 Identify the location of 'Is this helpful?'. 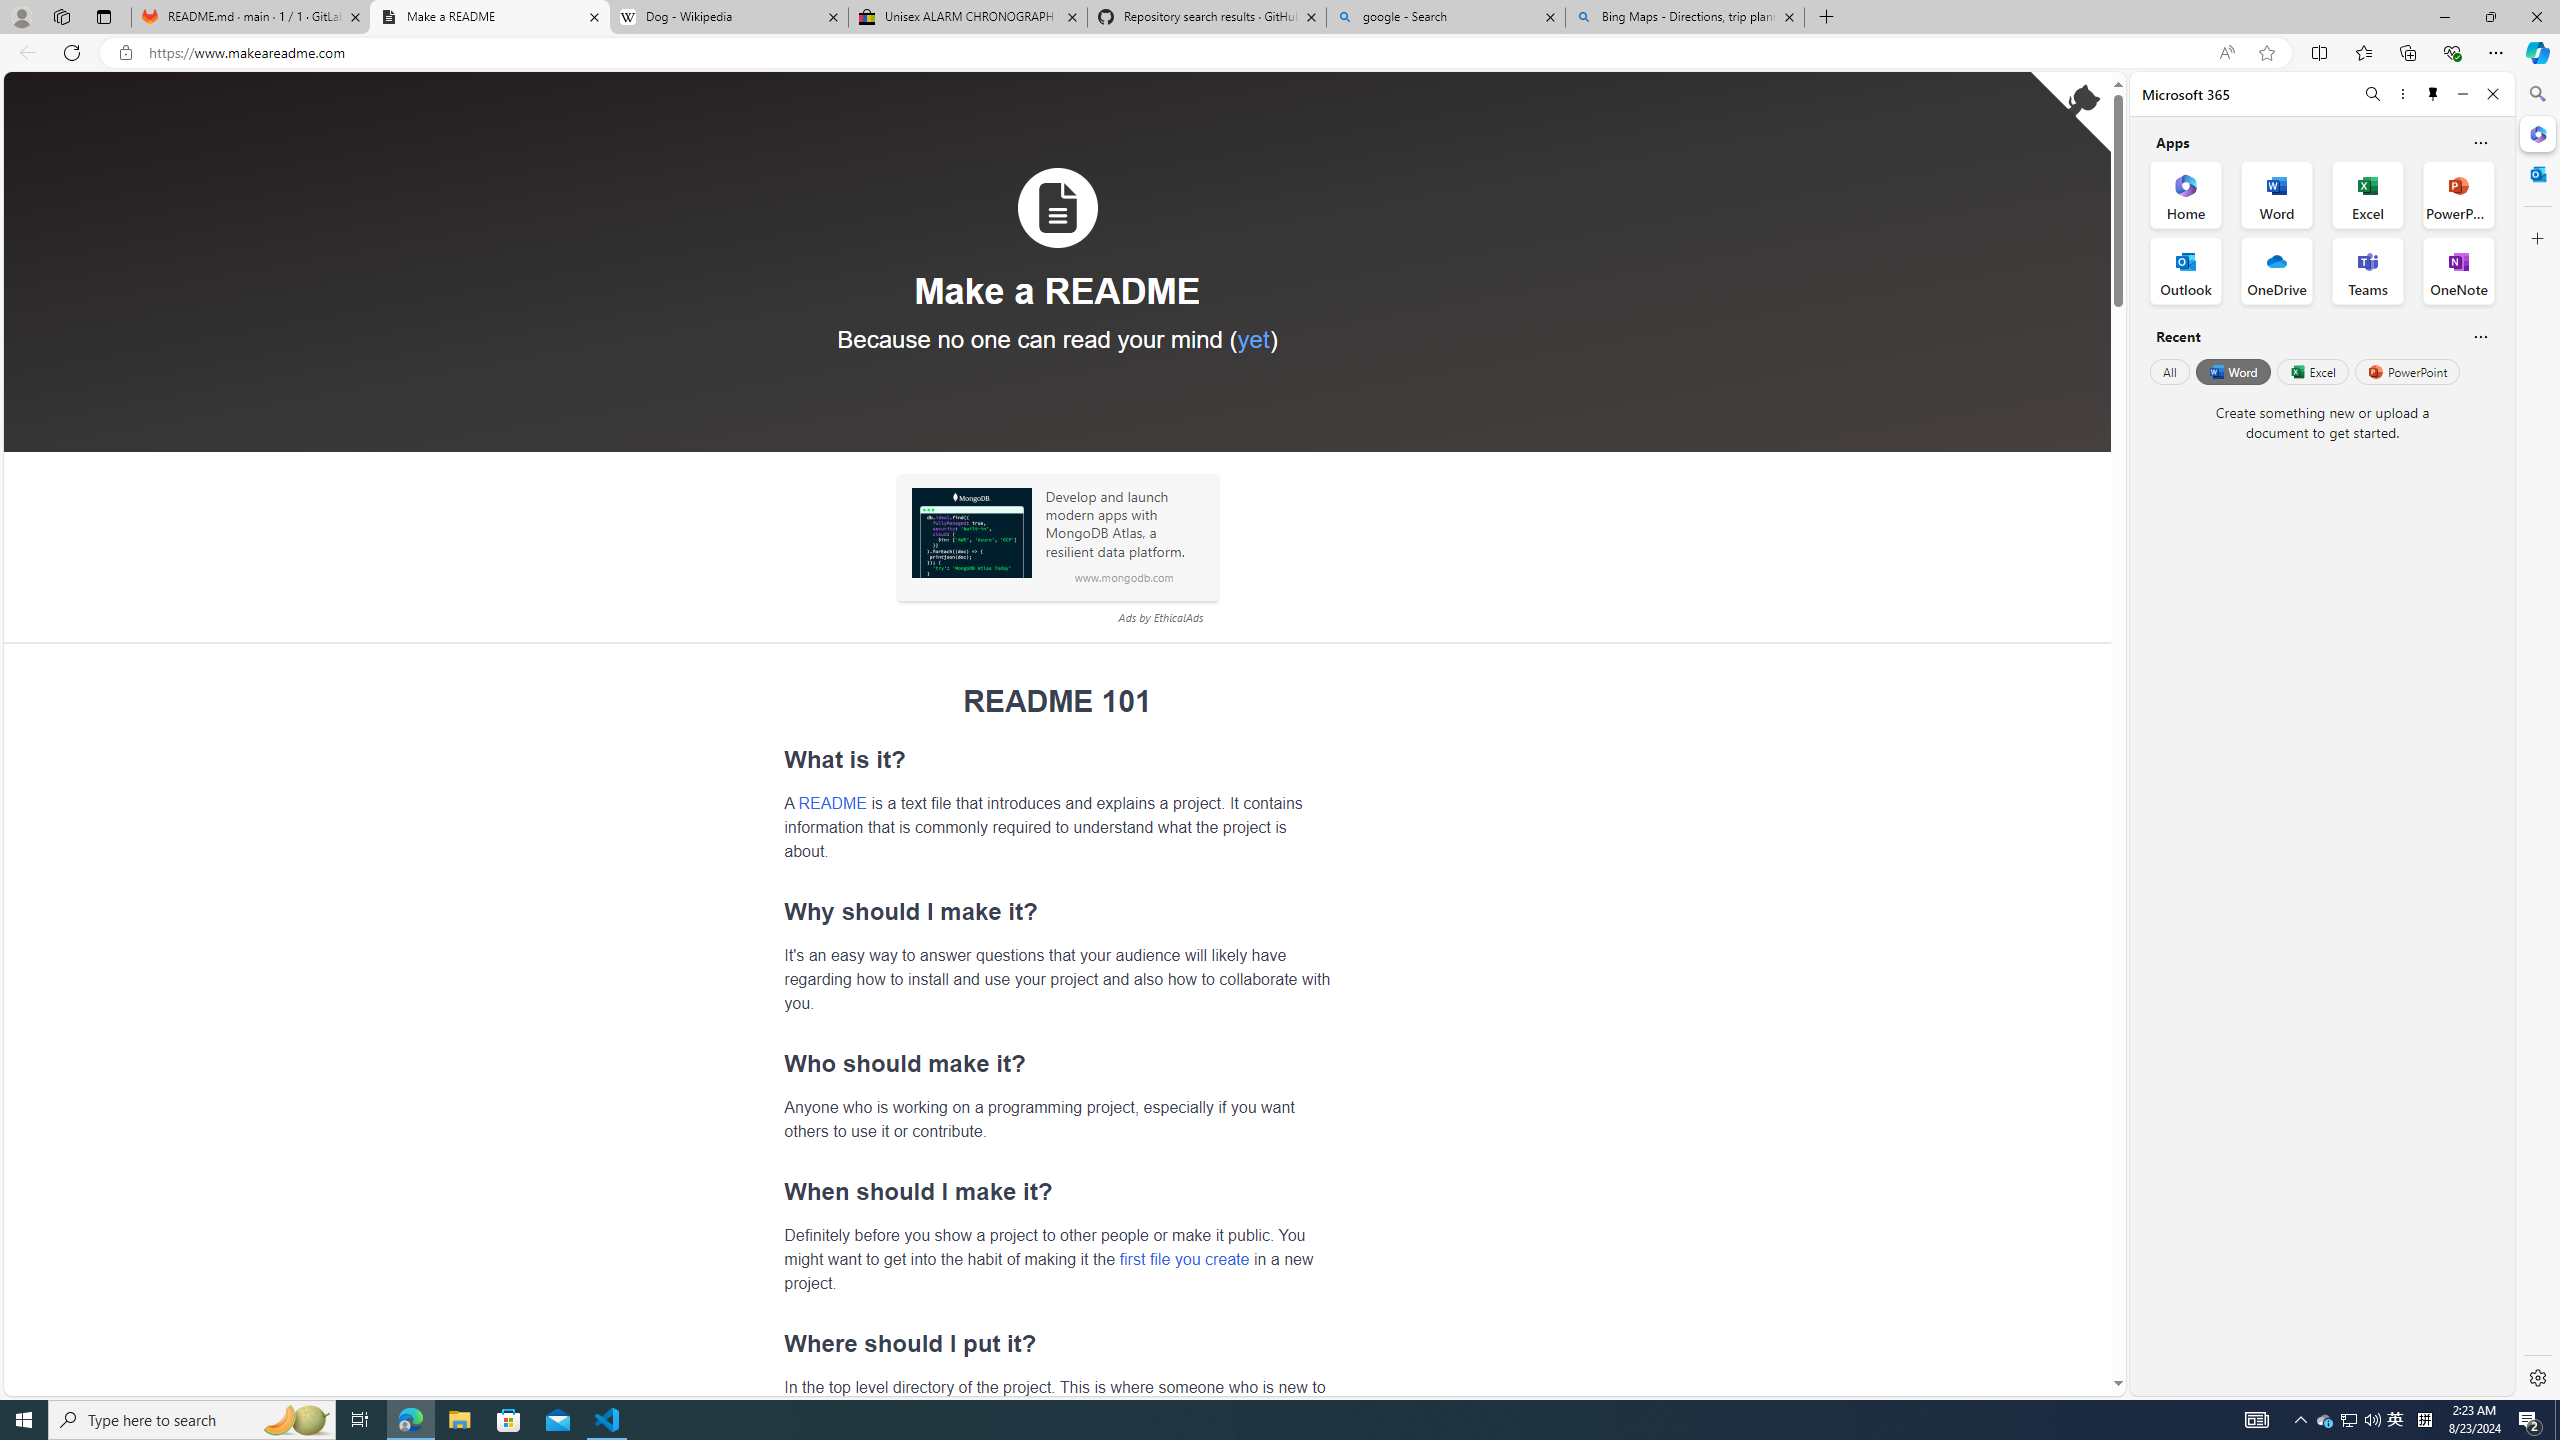
(2479, 336).